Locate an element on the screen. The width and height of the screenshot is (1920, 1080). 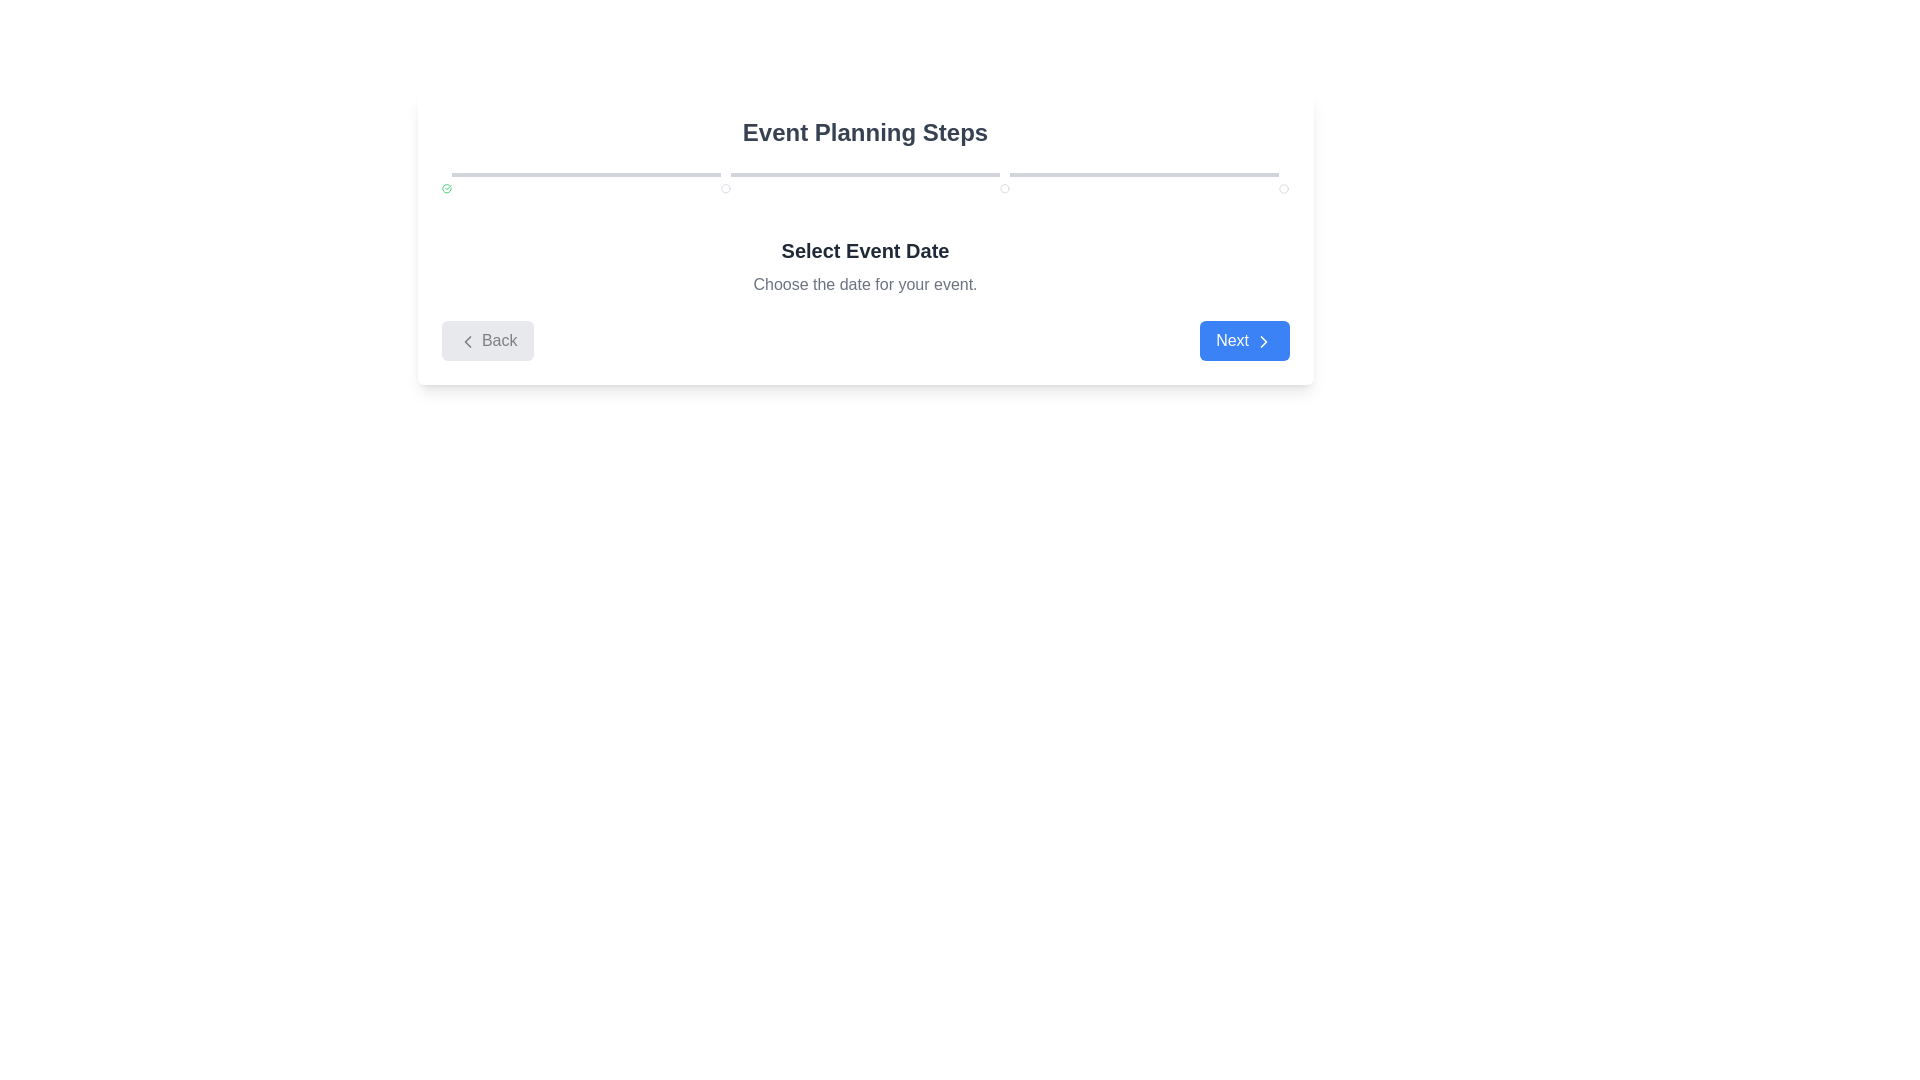
the fourth circular graphical indicator element, which is gray and part of a progress indicator layout, located in the top central region of the interface is located at coordinates (1005, 189).